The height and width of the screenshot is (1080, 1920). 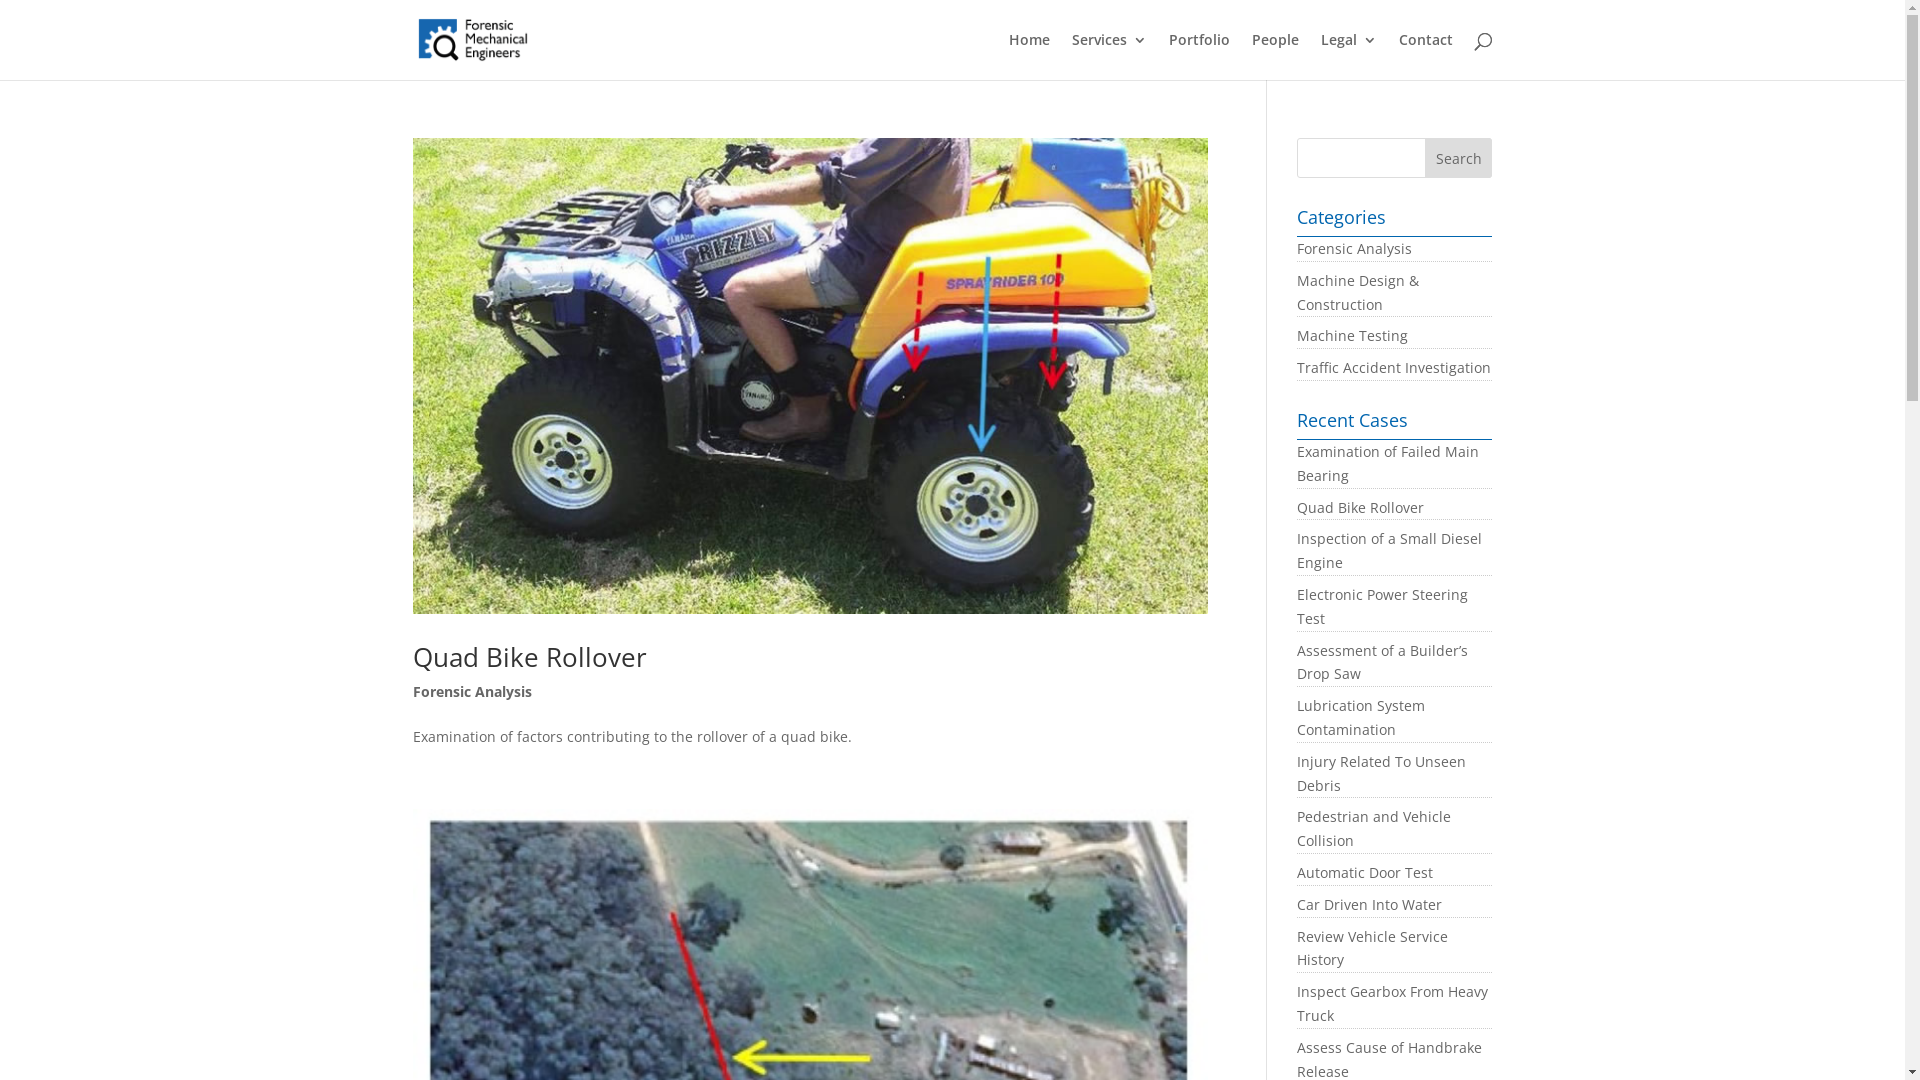 What do you see at coordinates (1388, 550) in the screenshot?
I see `'Inspection of a Small Diesel Engine'` at bounding box center [1388, 550].